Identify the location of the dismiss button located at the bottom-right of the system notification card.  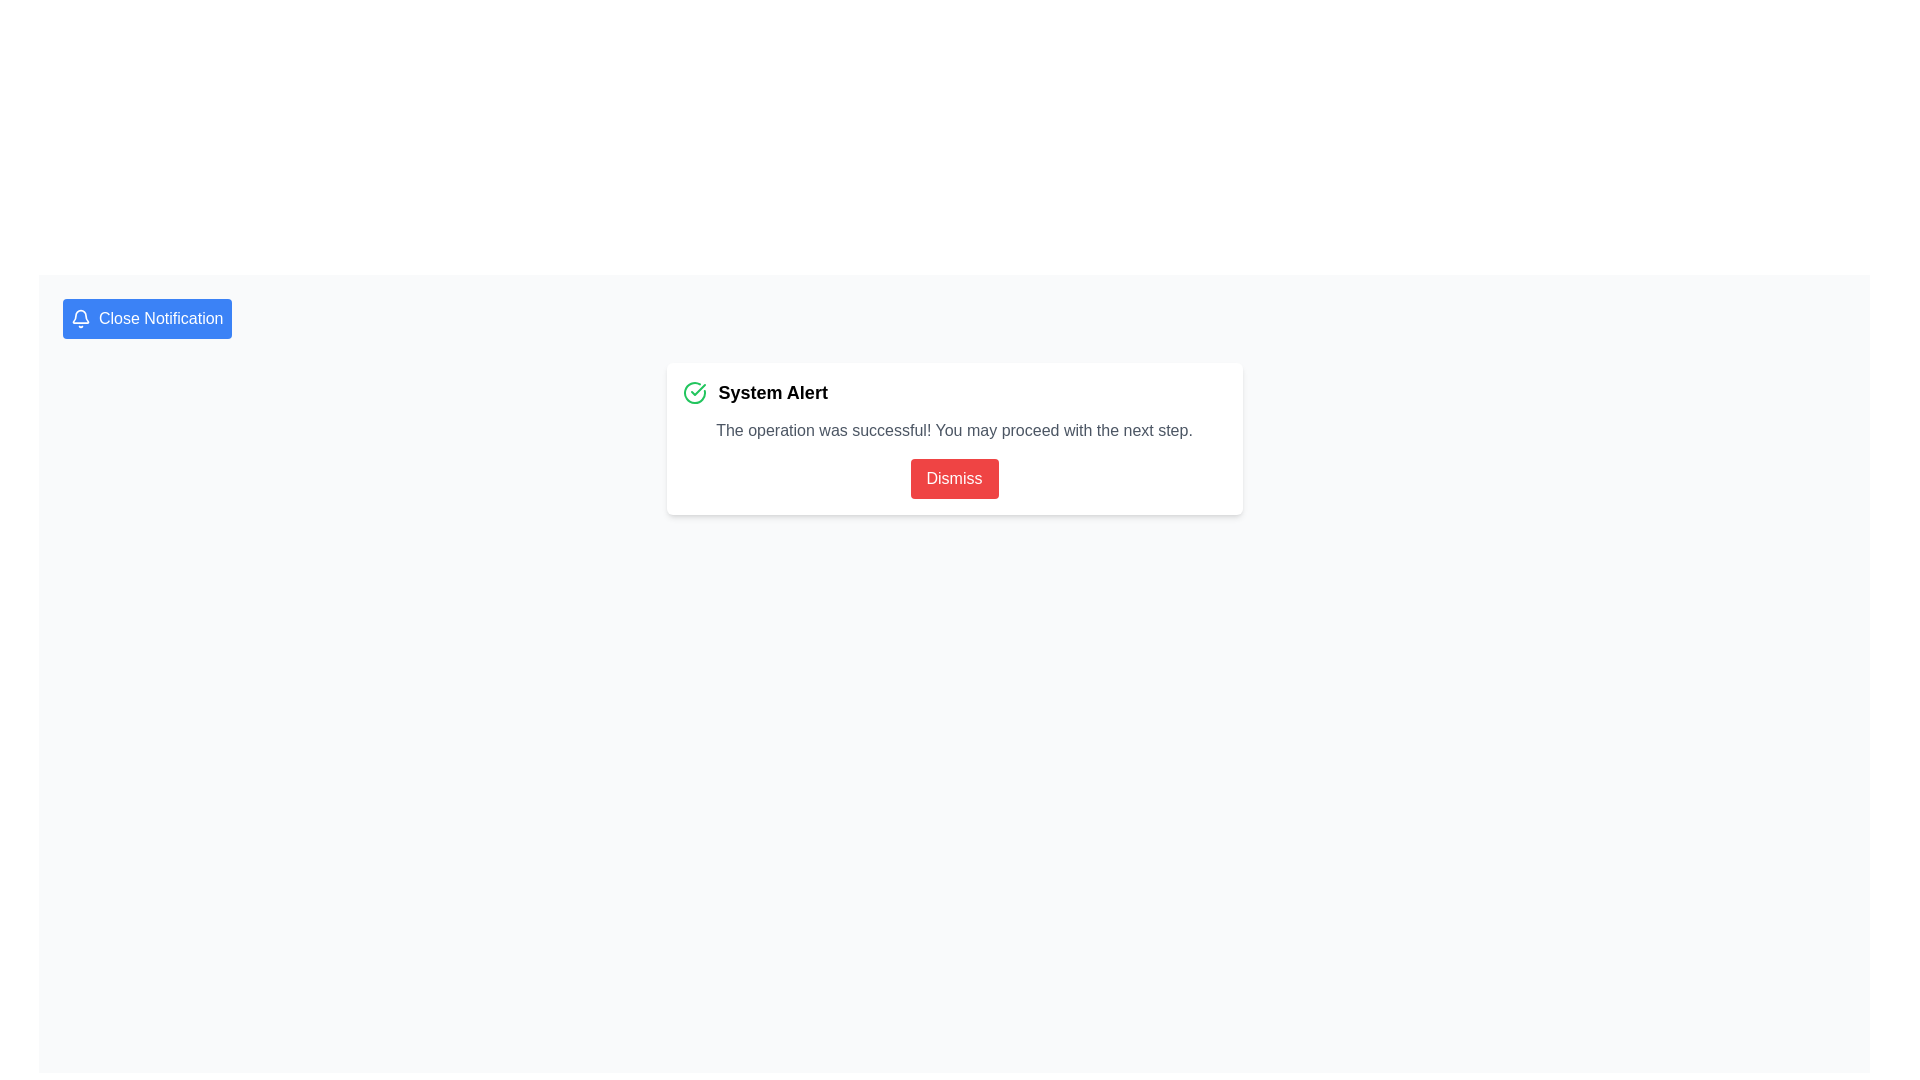
(953, 478).